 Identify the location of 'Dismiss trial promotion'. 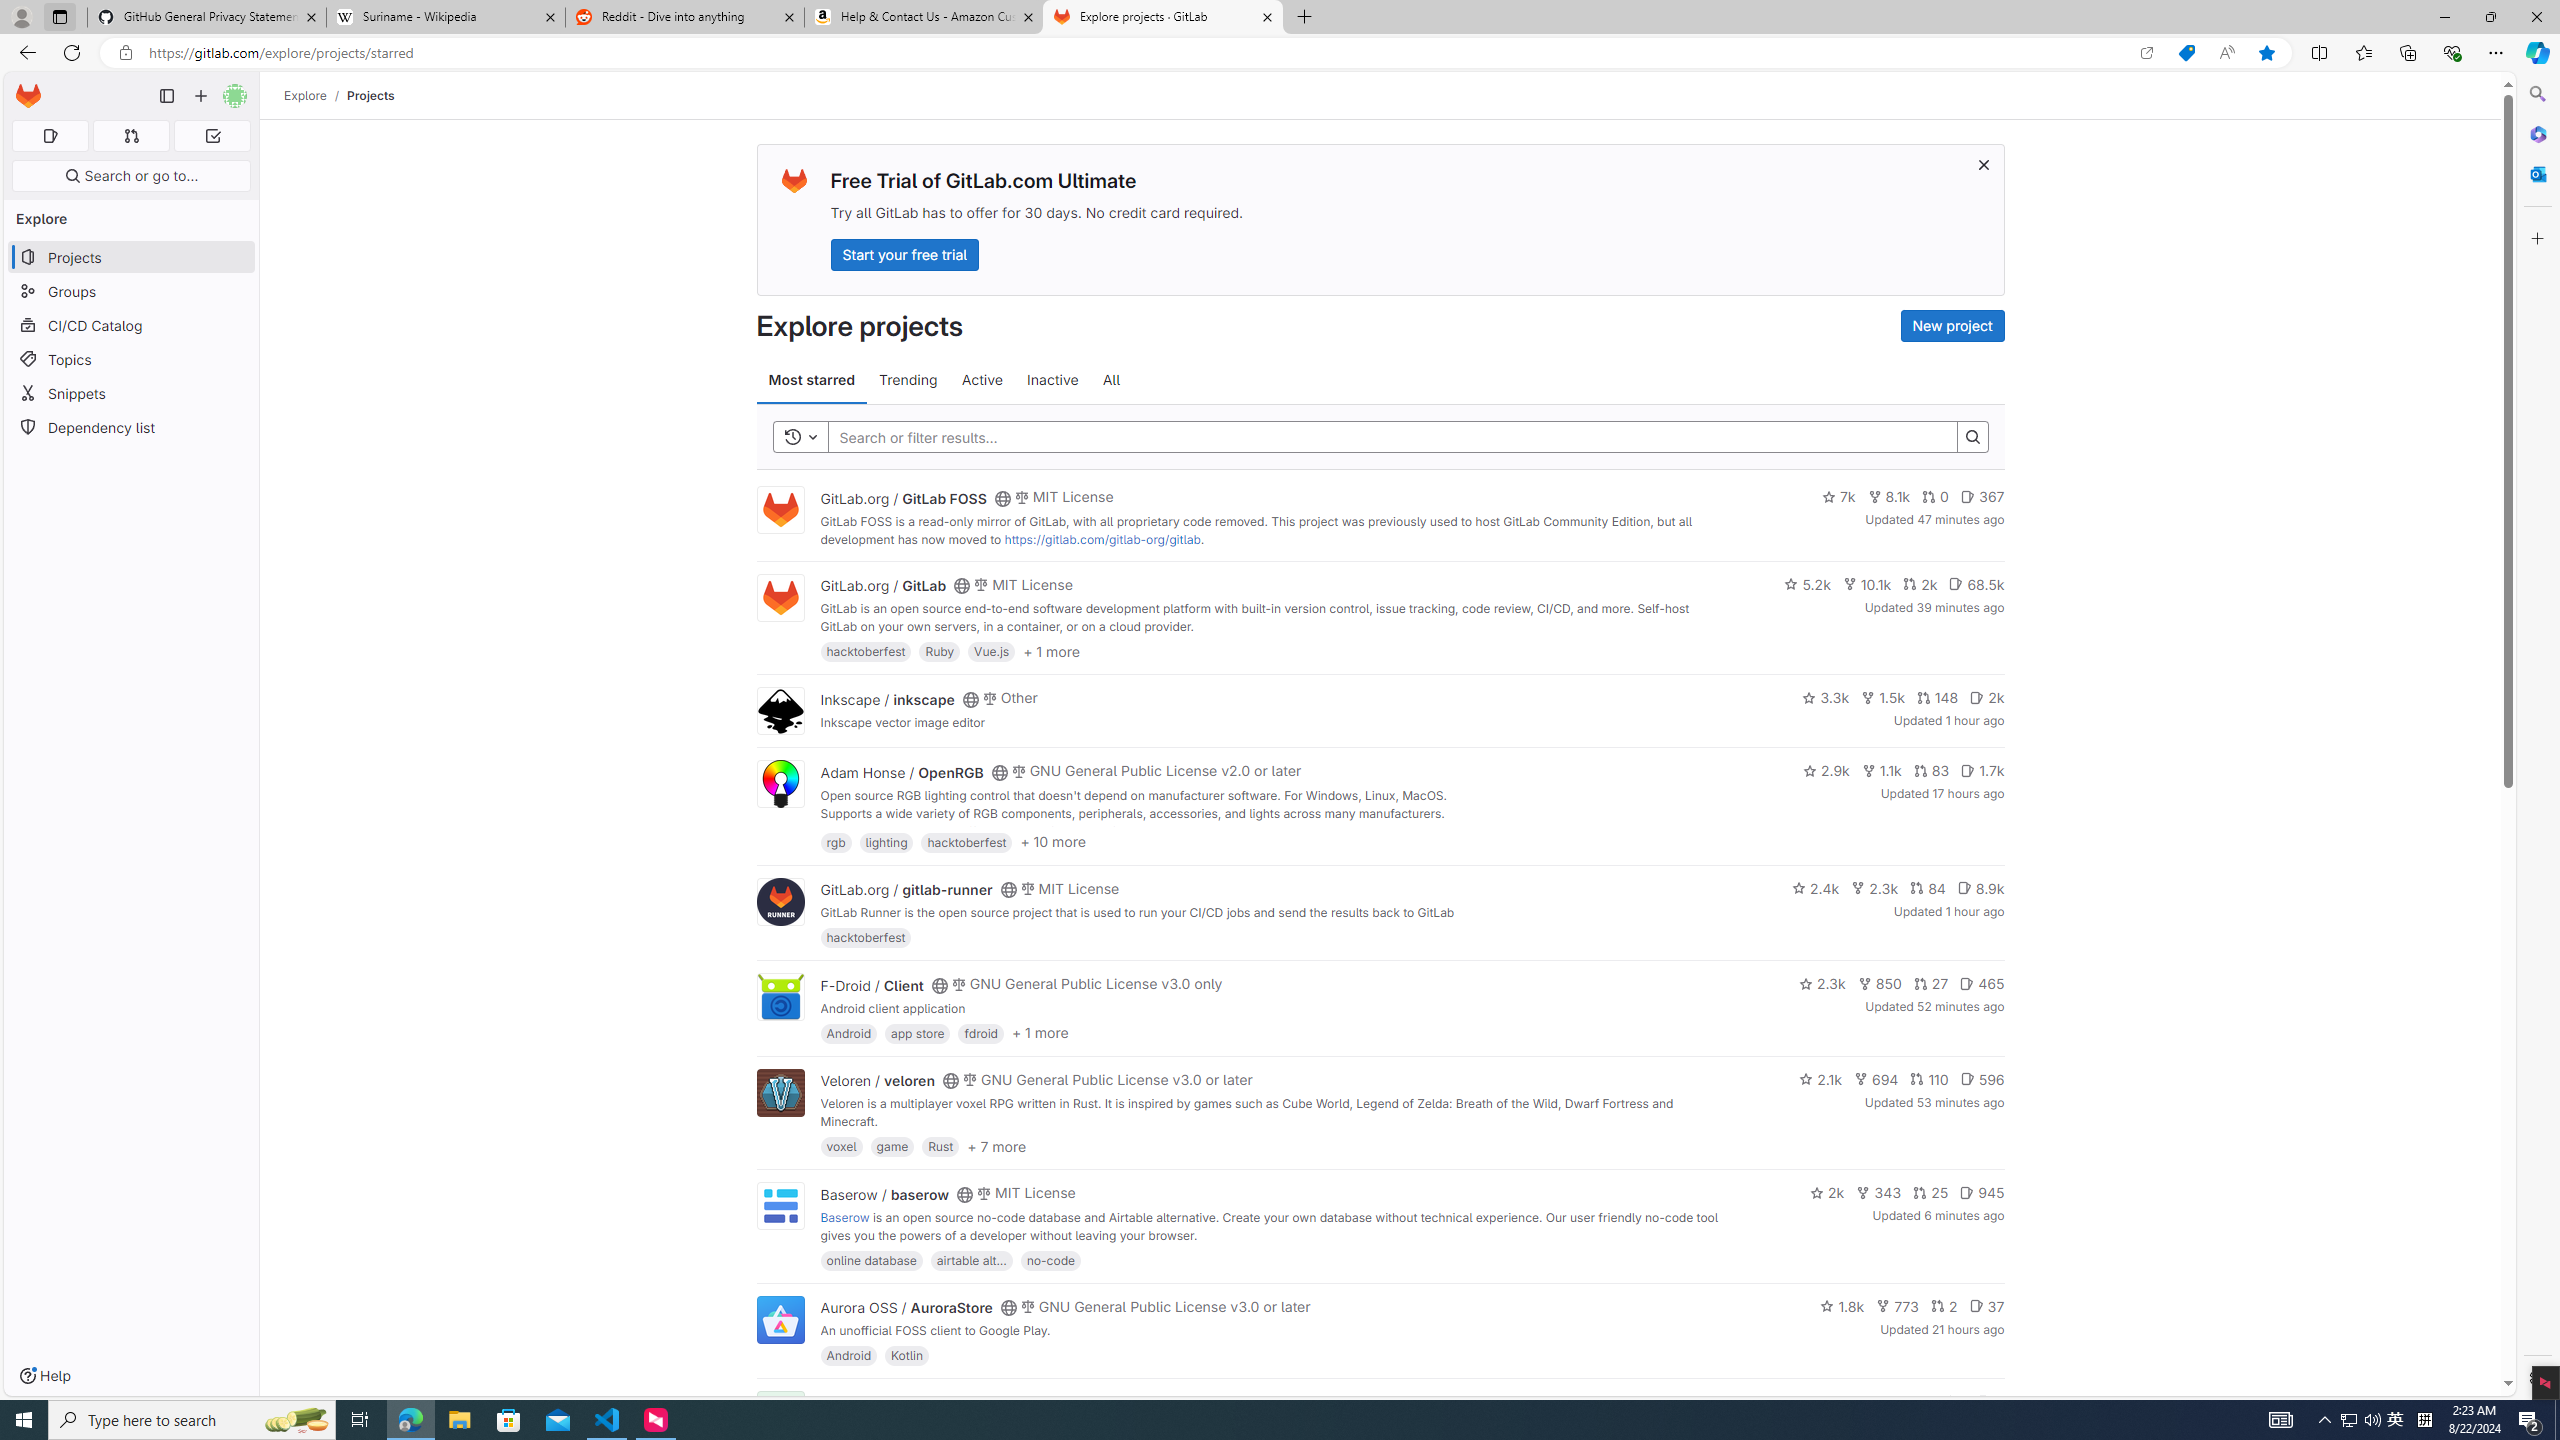
(1984, 164).